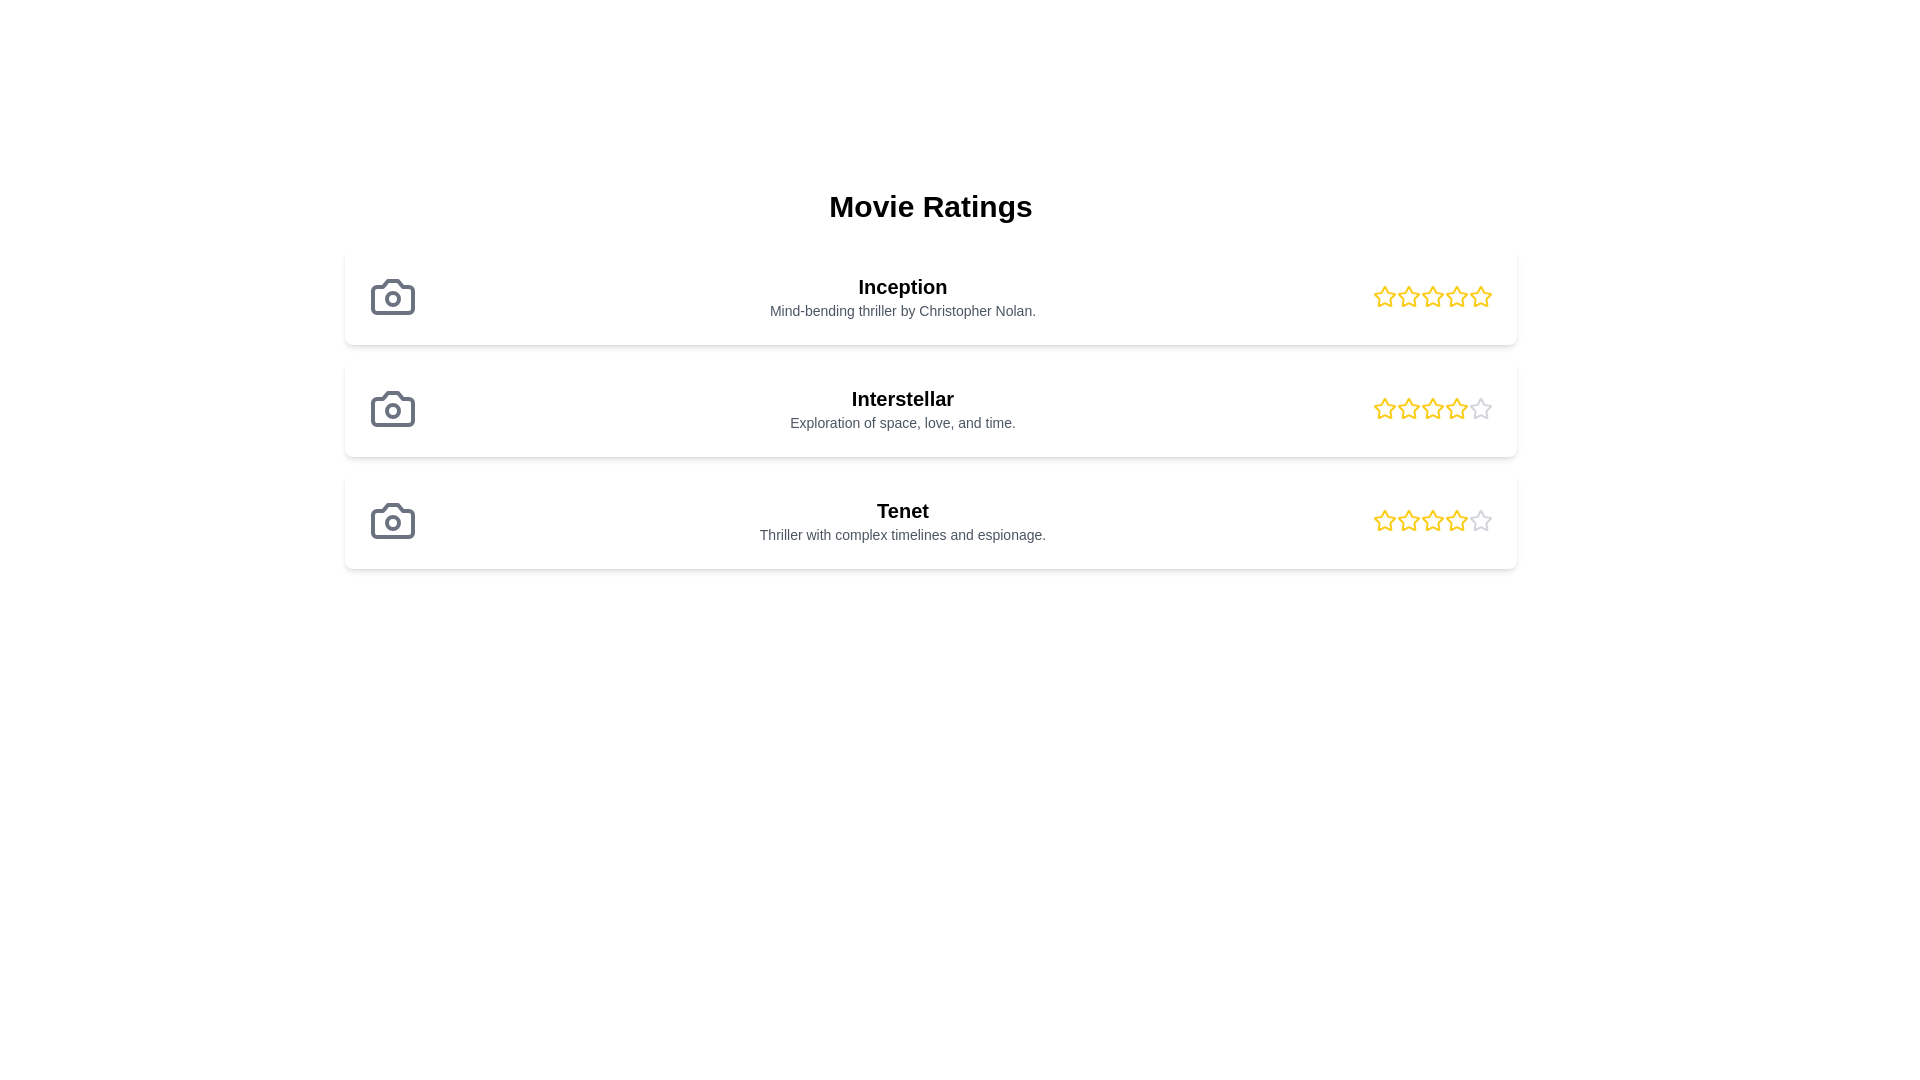 The image size is (1920, 1080). What do you see at coordinates (1481, 407) in the screenshot?
I see `the fifth star in the interactive star rating element for the 'Interstellar' entry` at bounding box center [1481, 407].